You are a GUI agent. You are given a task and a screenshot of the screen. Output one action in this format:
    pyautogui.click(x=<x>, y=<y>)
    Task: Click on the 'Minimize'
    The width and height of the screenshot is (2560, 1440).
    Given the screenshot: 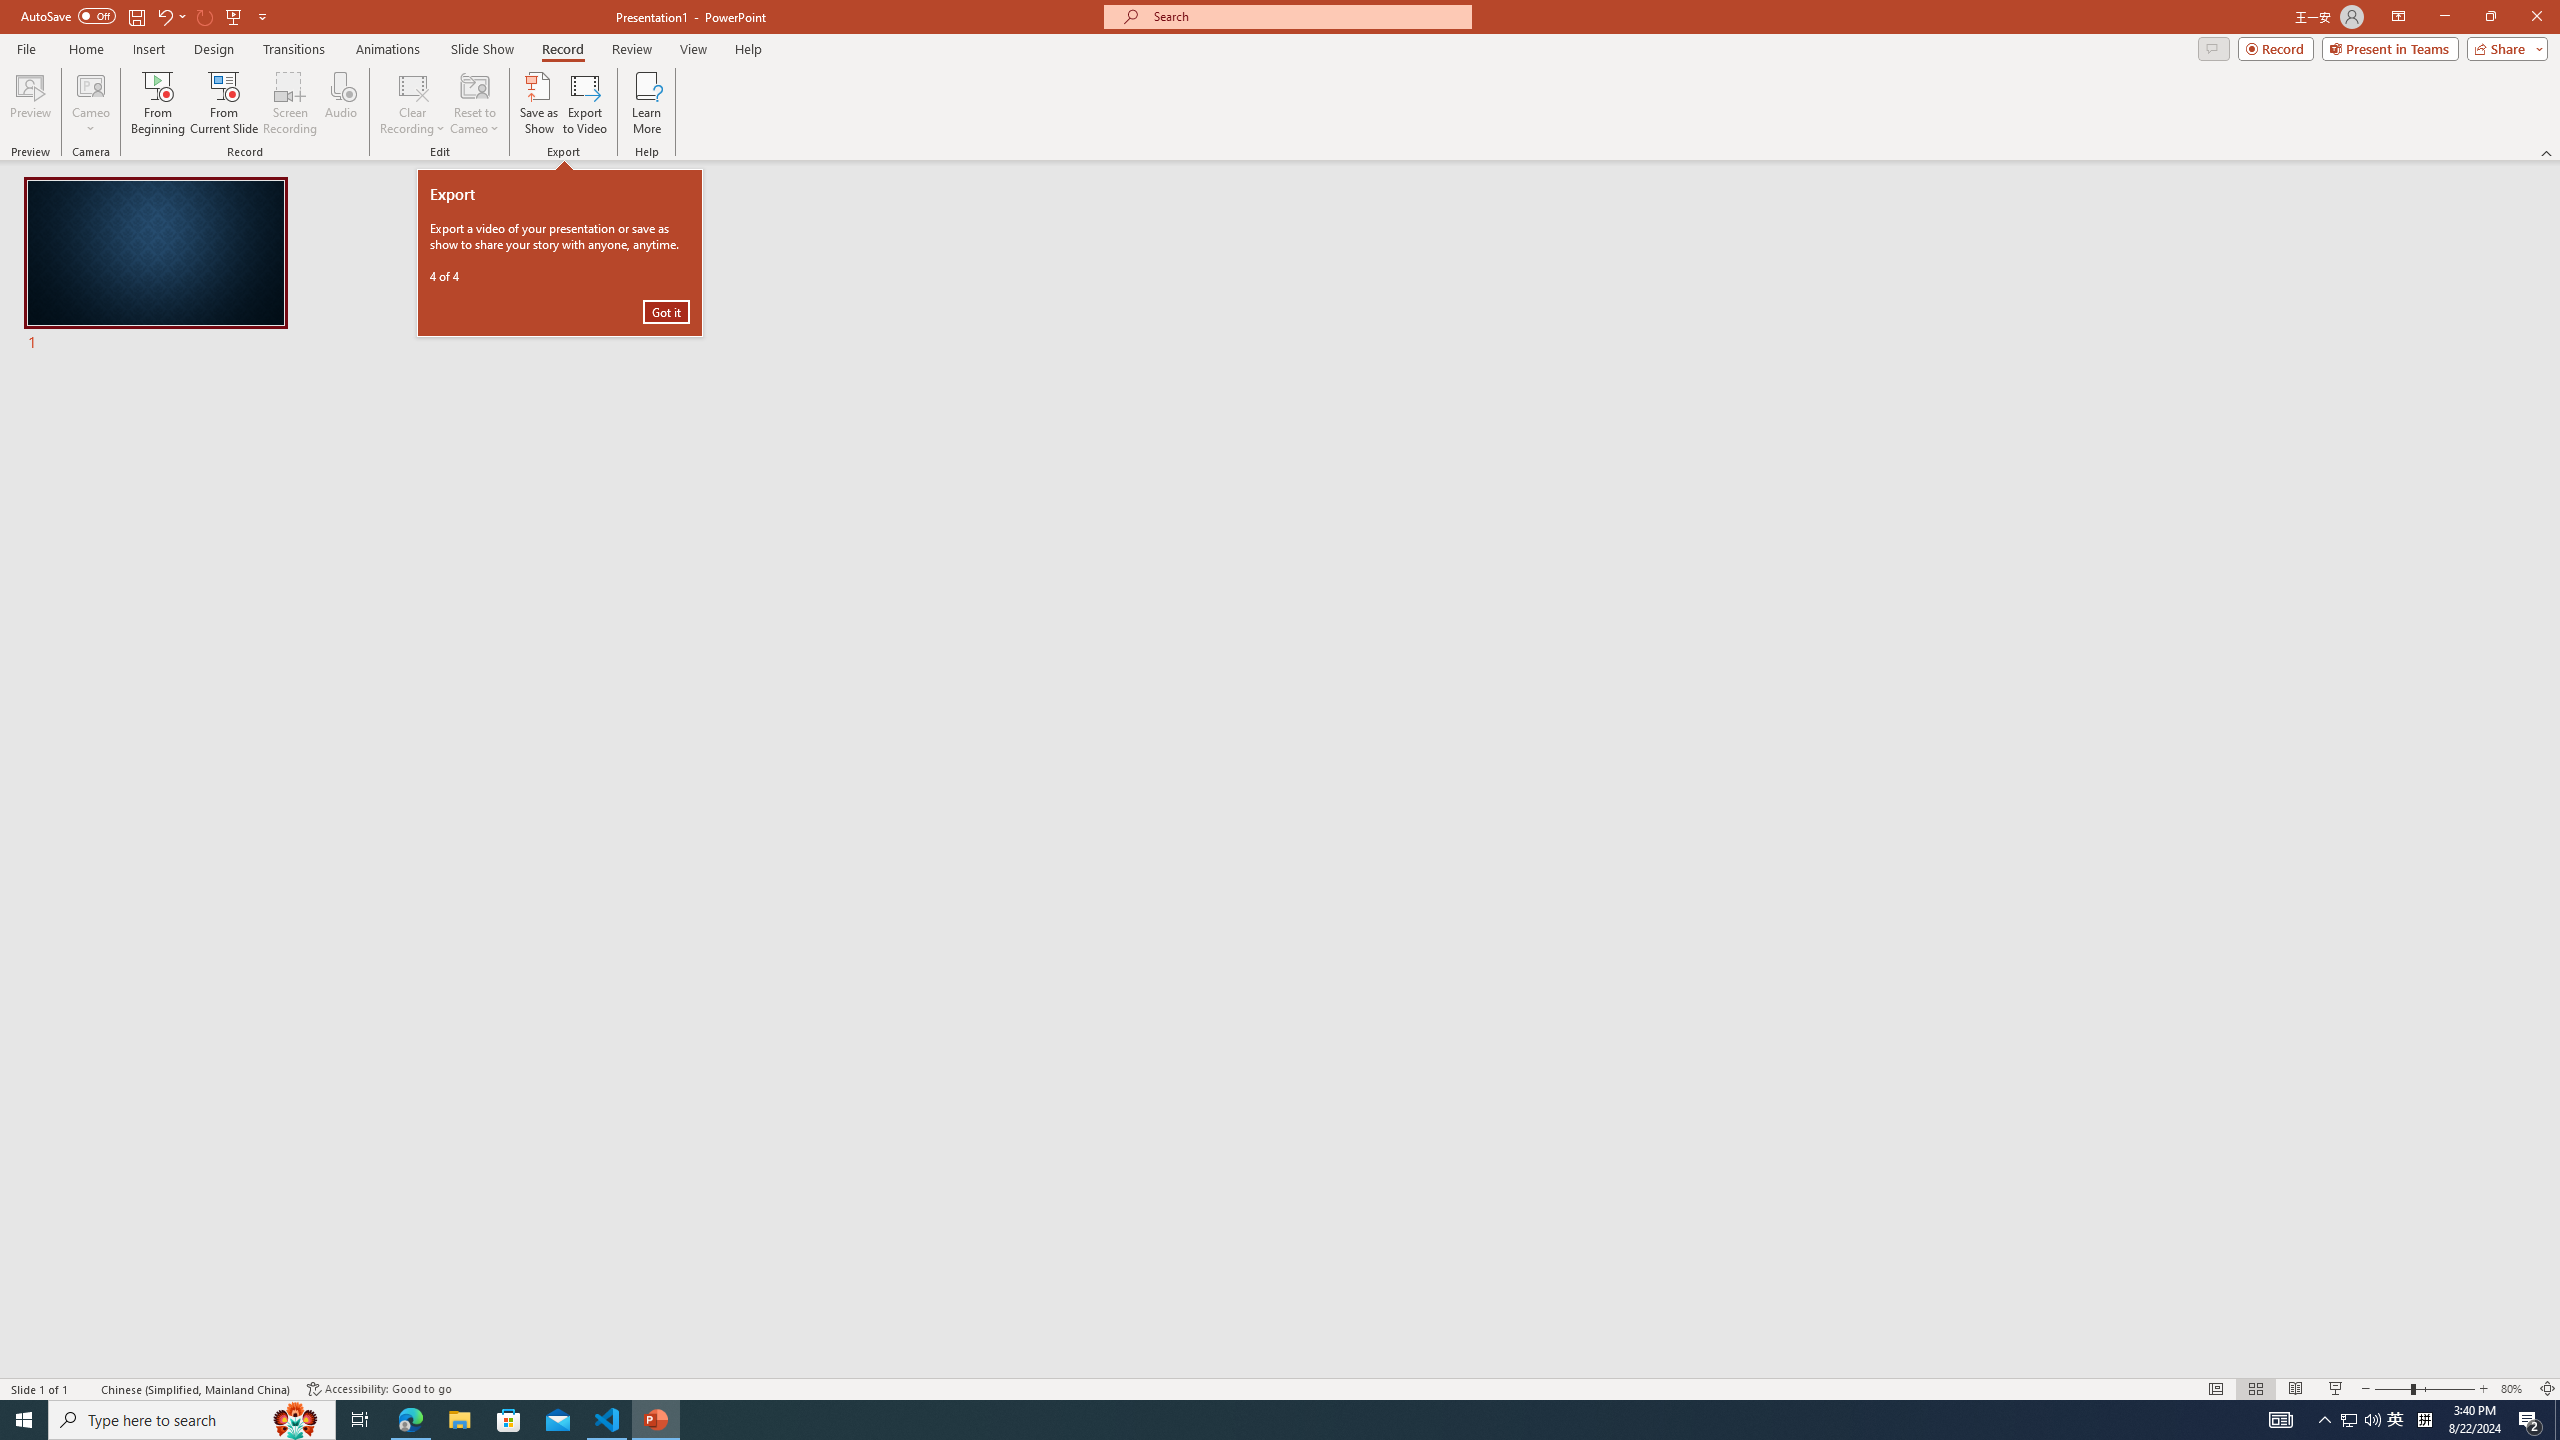 What is the action you would take?
    pyautogui.click(x=2443, y=16)
    